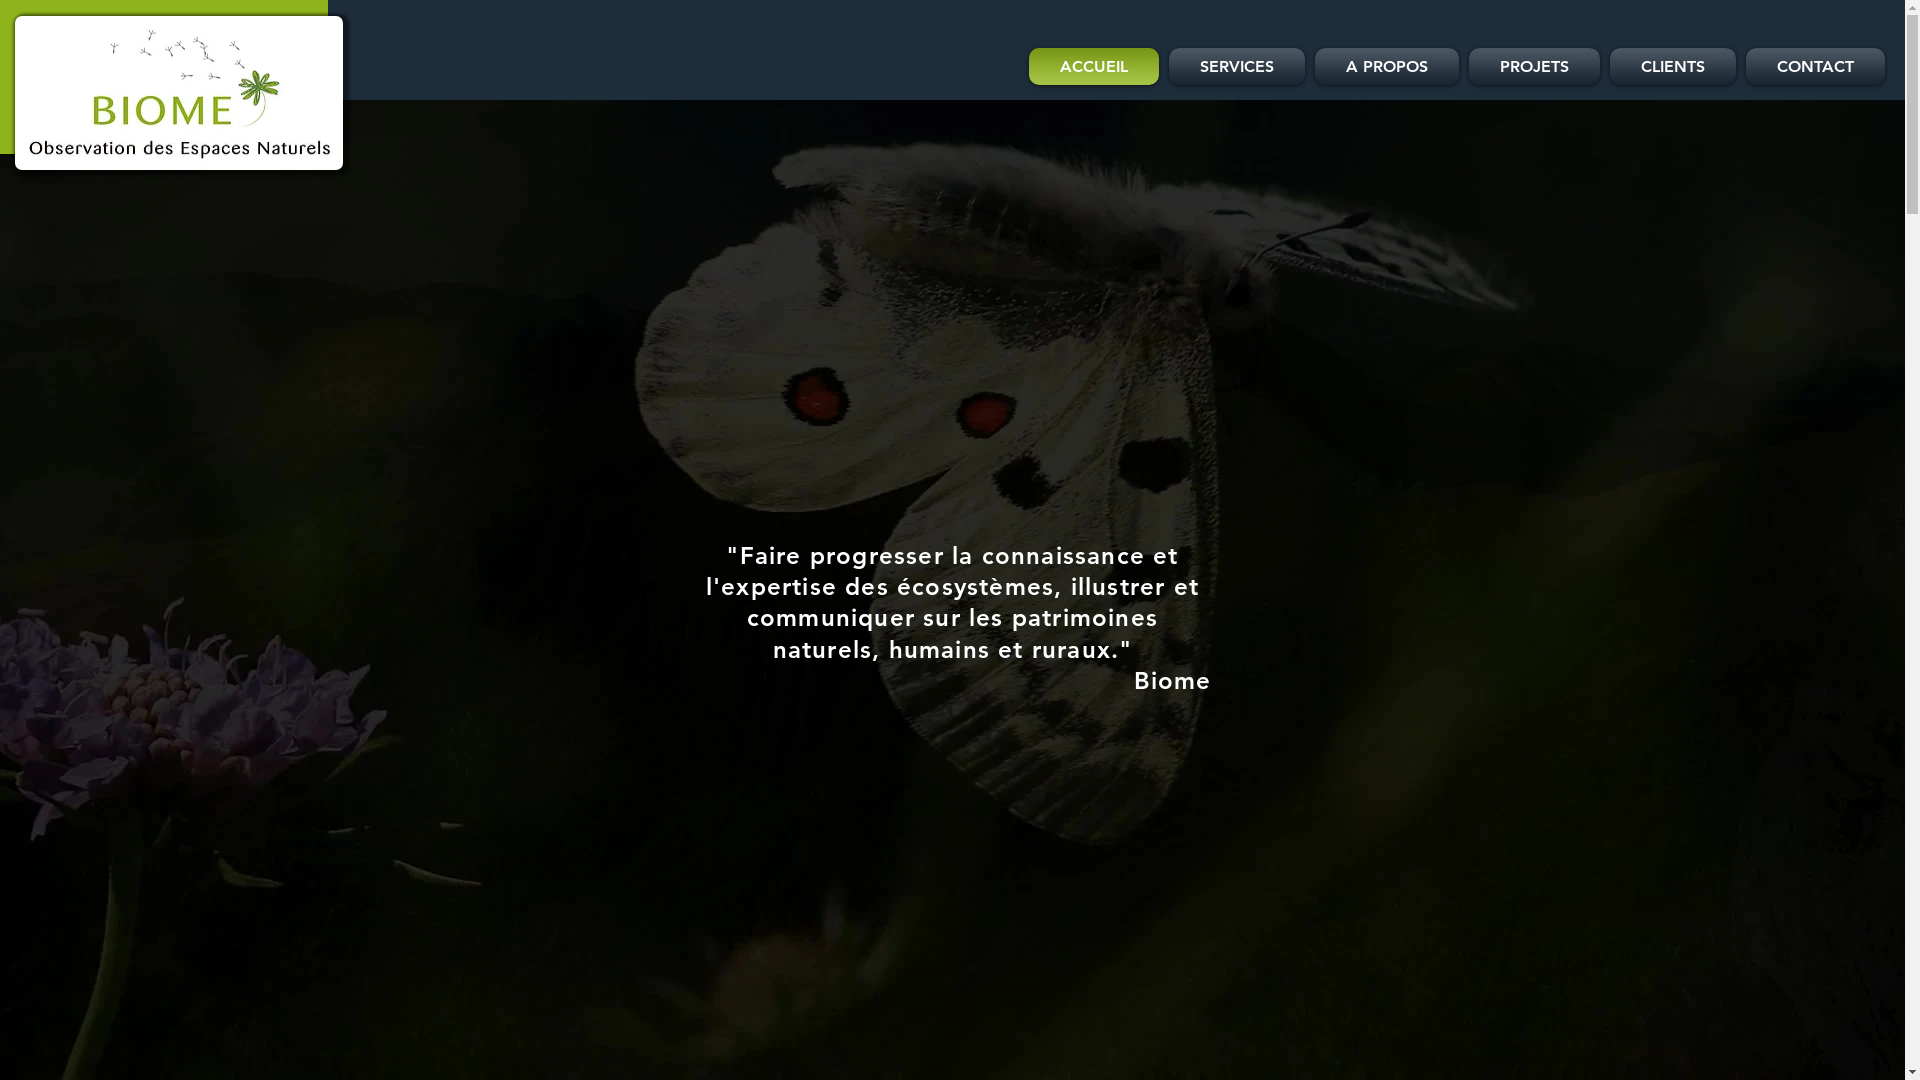  Describe the element at coordinates (1673, 65) in the screenshot. I see `'CLIENTS'` at that location.